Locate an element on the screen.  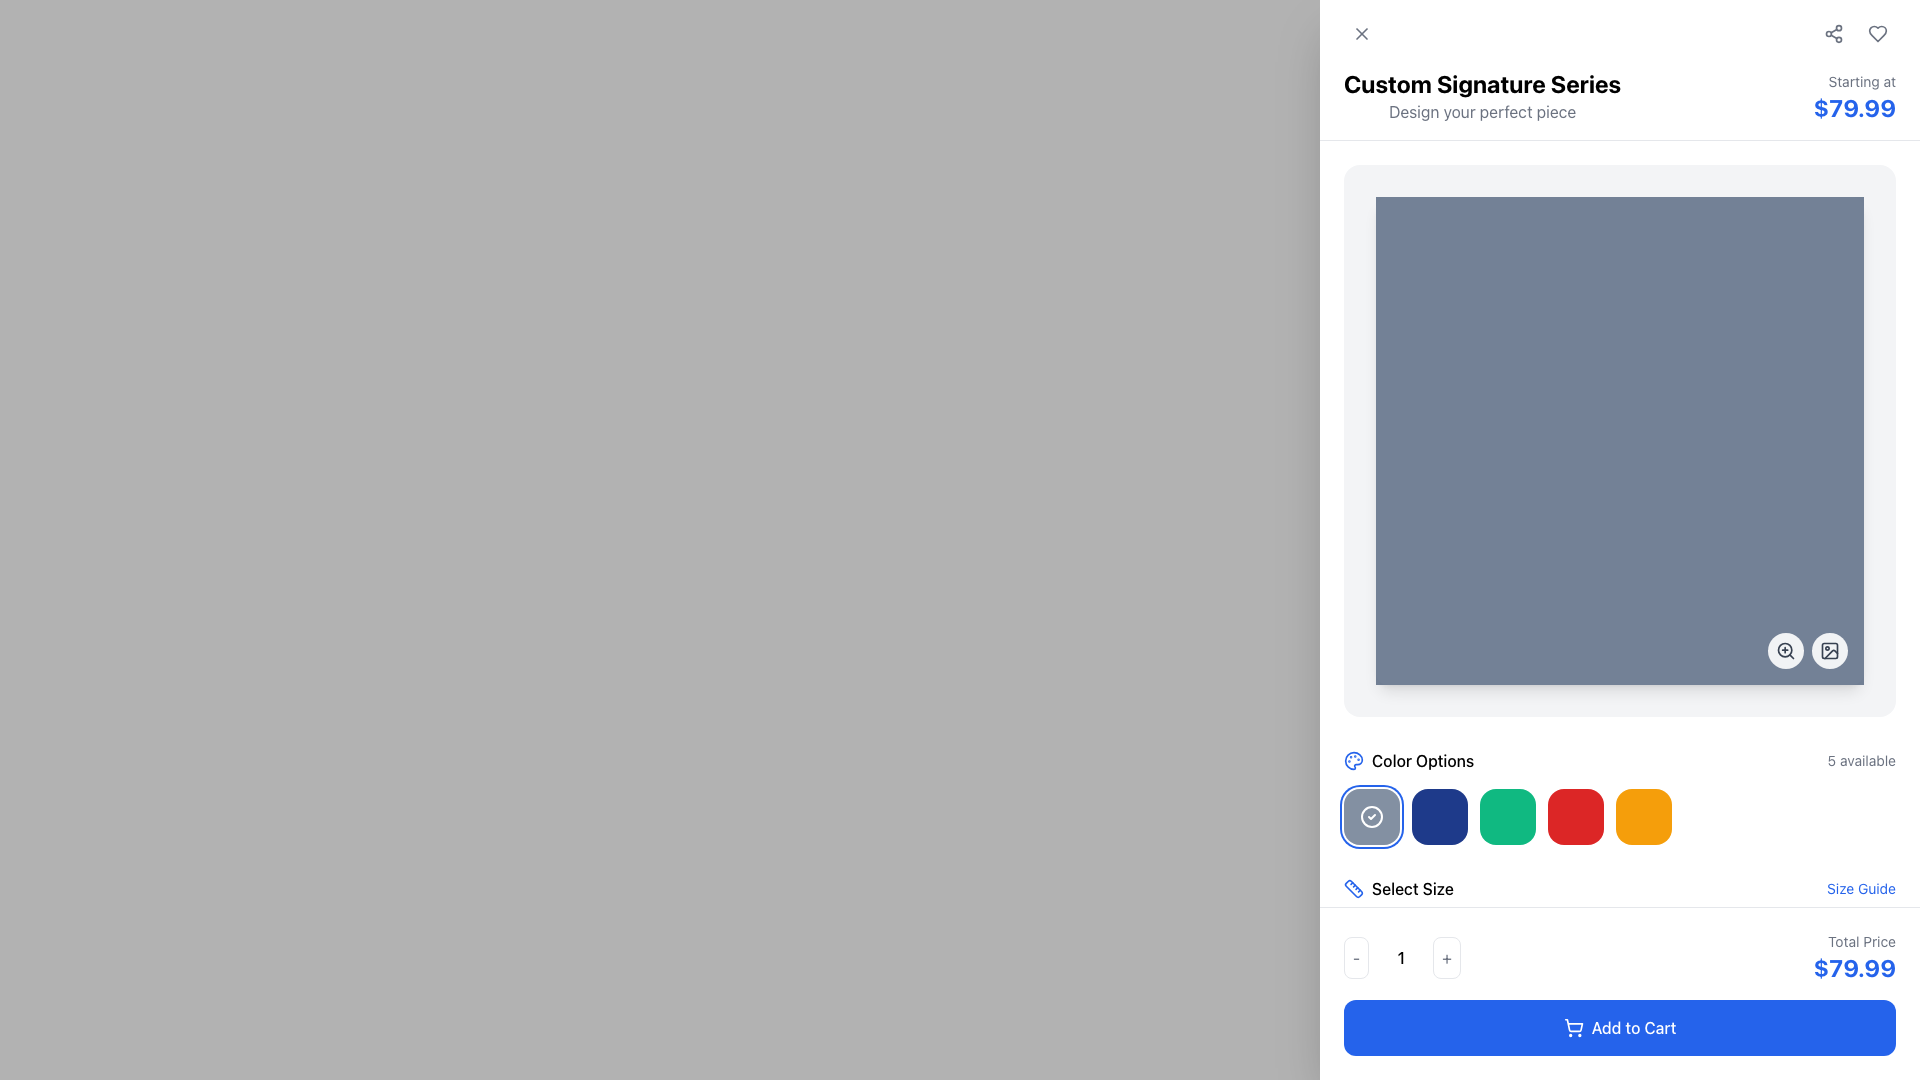
the '-' button on the quantity selector to decrease the quantity of the product being added to the cart is located at coordinates (1401, 956).